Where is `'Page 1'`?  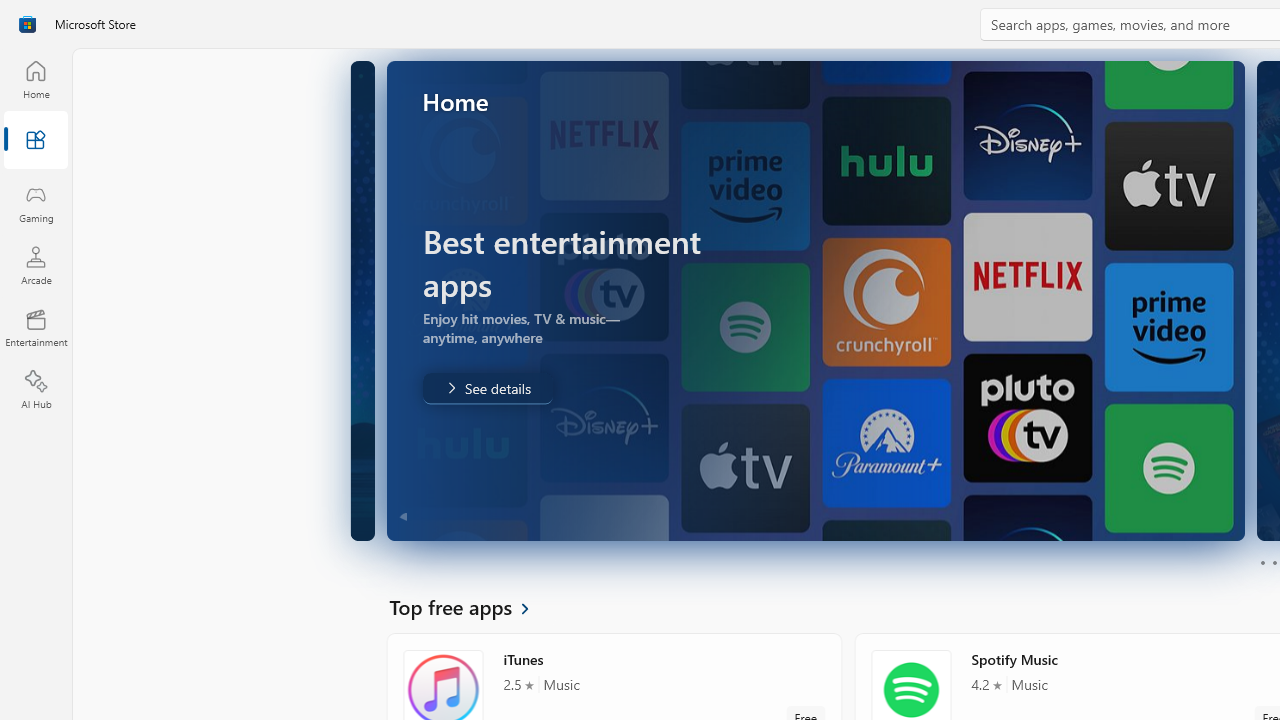 'Page 1' is located at coordinates (1261, 563).